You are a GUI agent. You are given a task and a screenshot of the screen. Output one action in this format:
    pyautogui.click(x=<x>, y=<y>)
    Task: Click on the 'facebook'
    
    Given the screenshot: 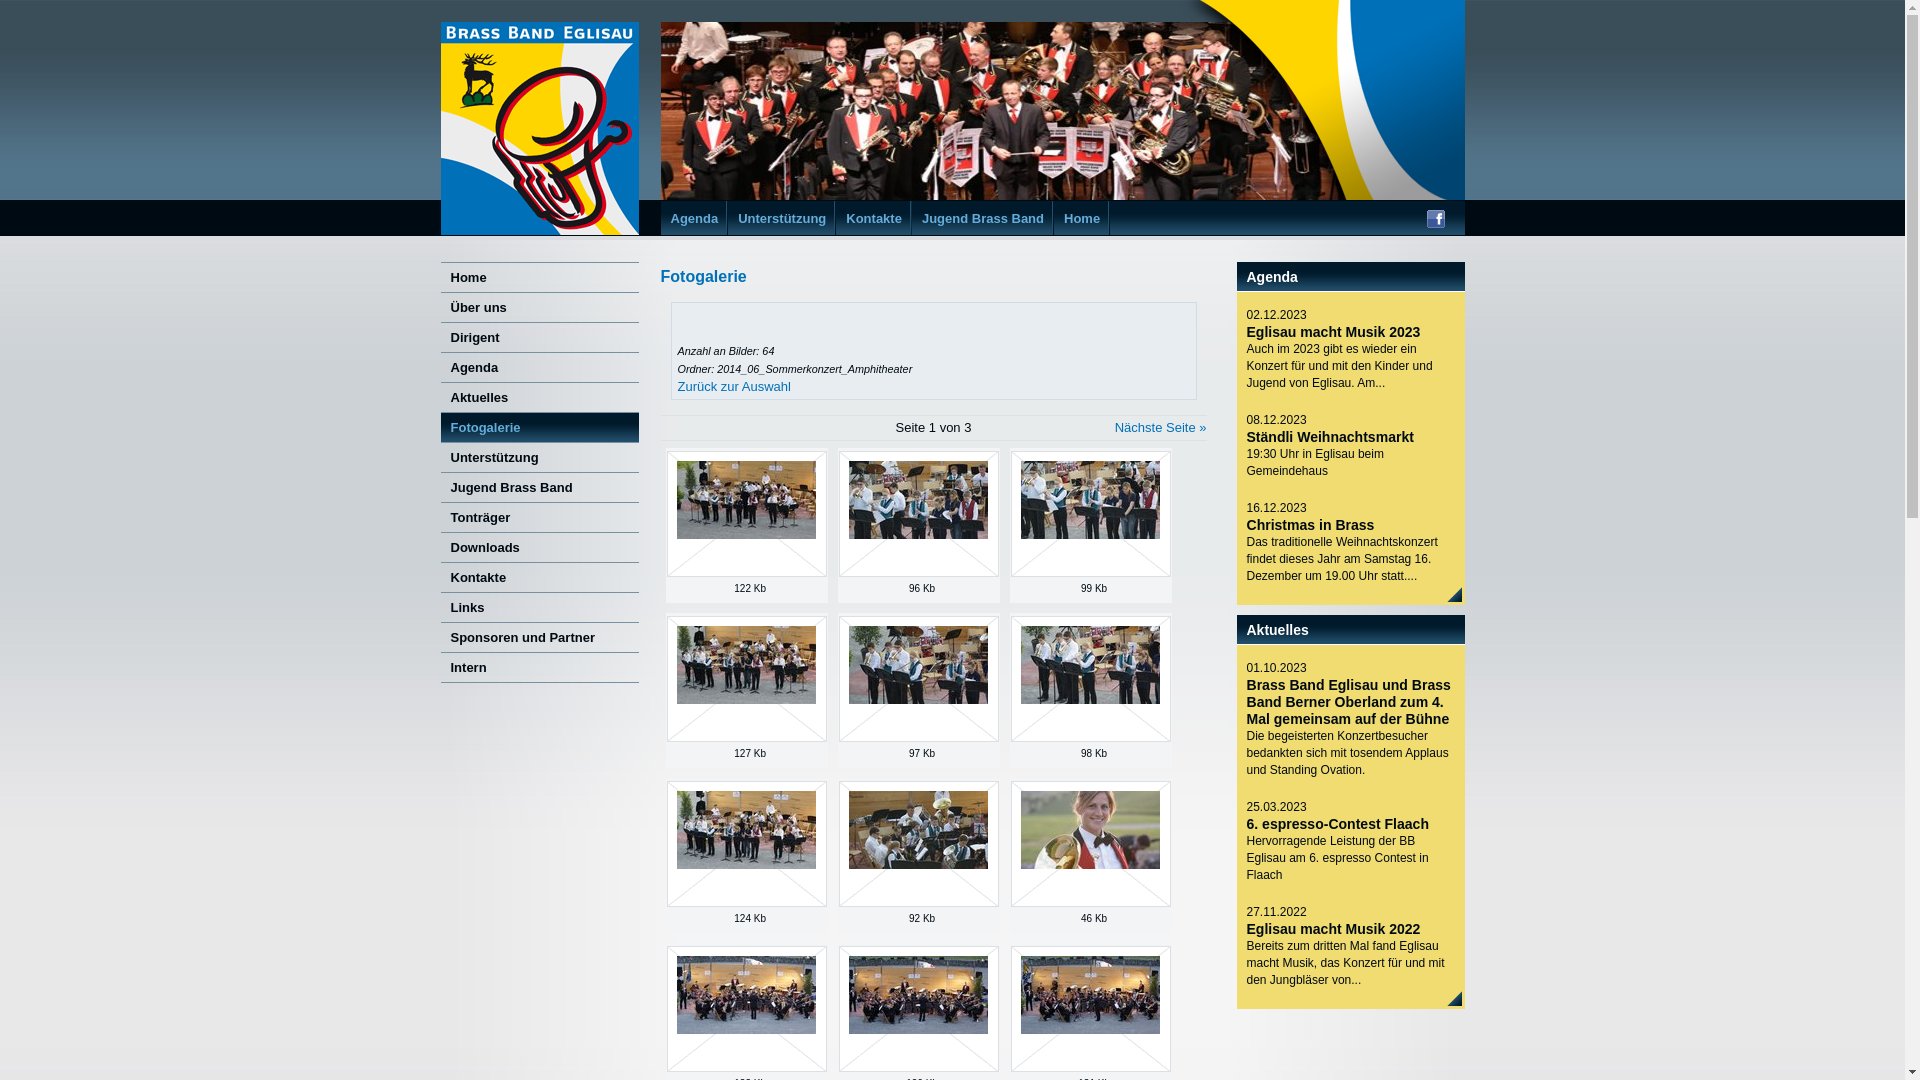 What is the action you would take?
    pyautogui.click(x=1424, y=222)
    